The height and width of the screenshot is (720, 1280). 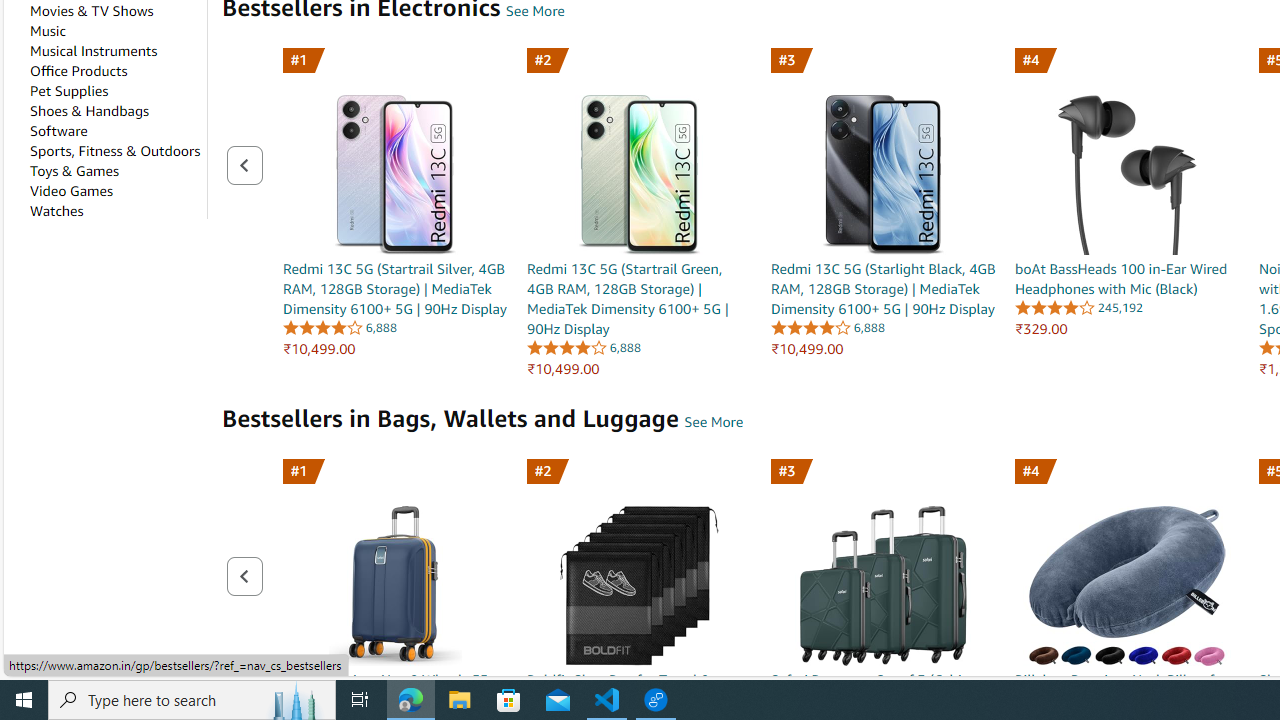 What do you see at coordinates (56, 211) in the screenshot?
I see `'Watches'` at bounding box center [56, 211].